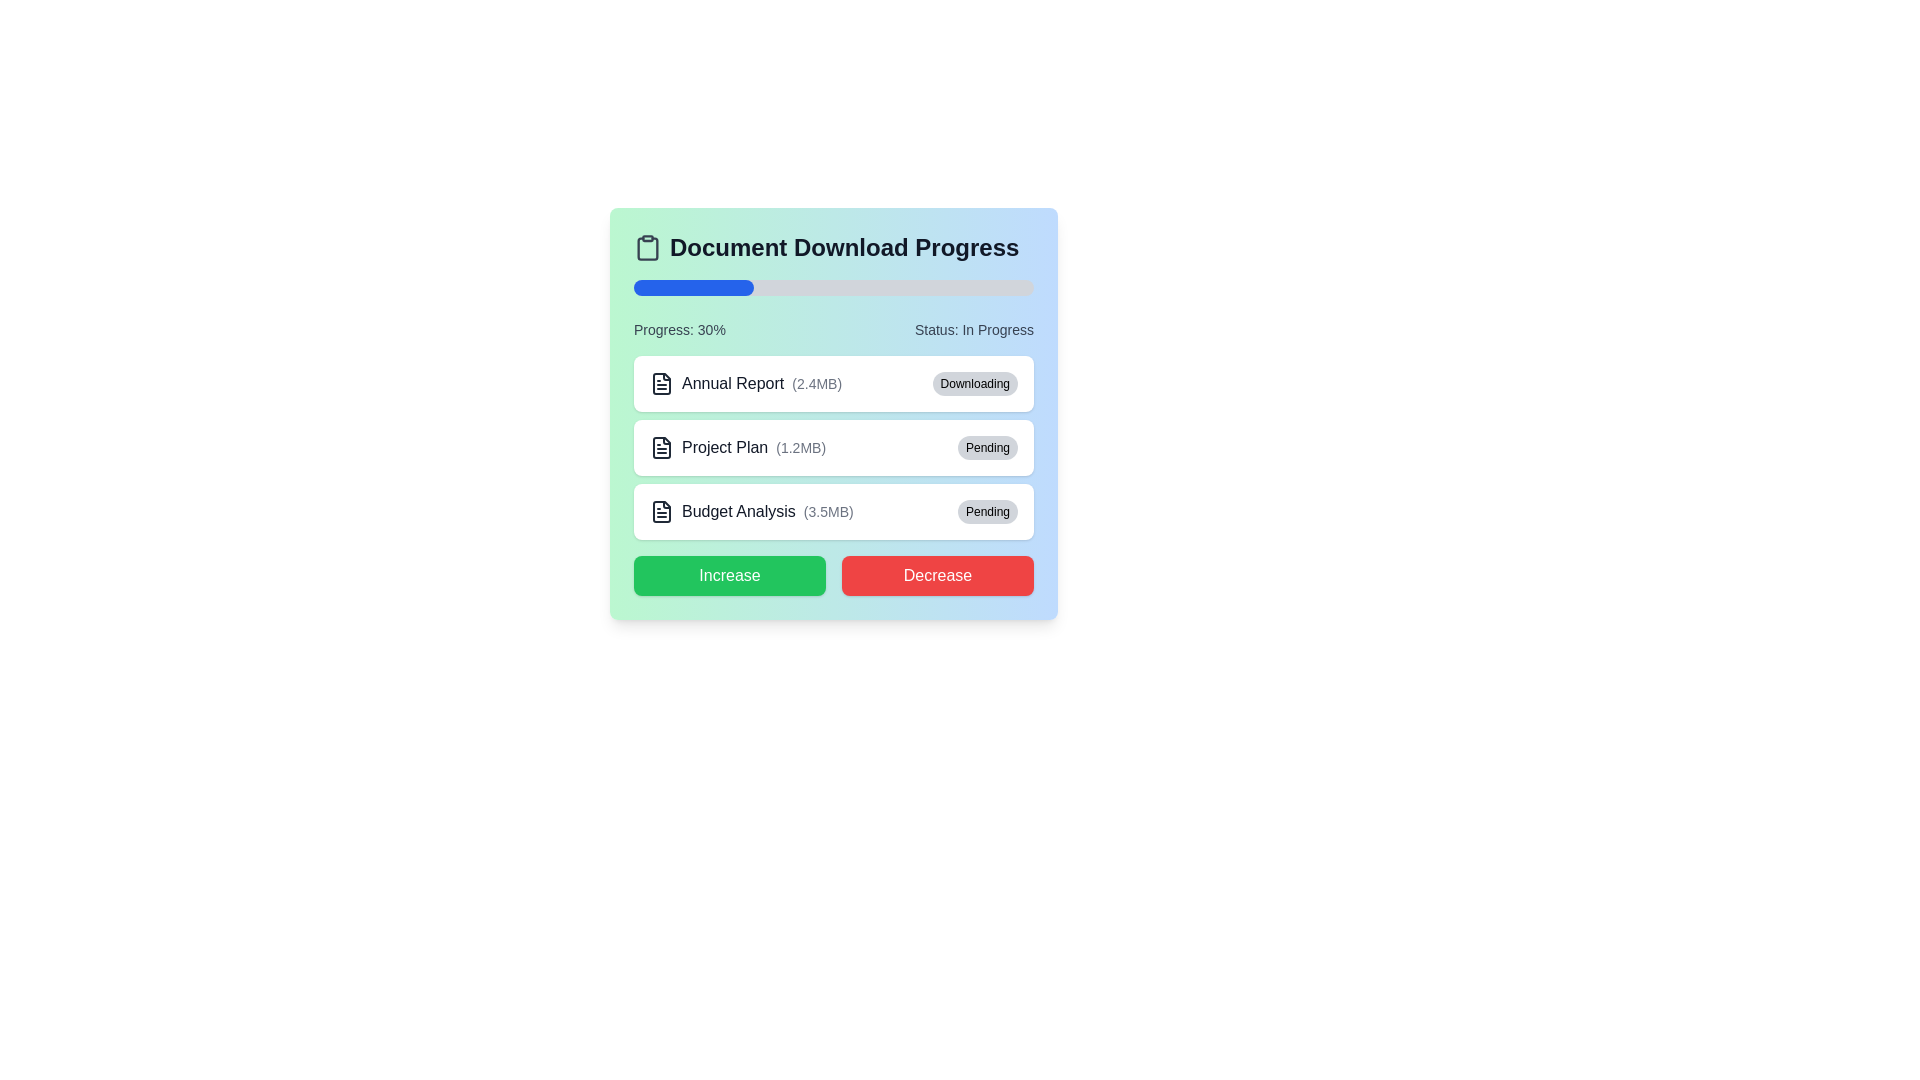  Describe the element at coordinates (817, 384) in the screenshot. I see `the file size label '(2.4MB)' which is located to the right of 'Annual Report' in the first row of document entries` at that location.